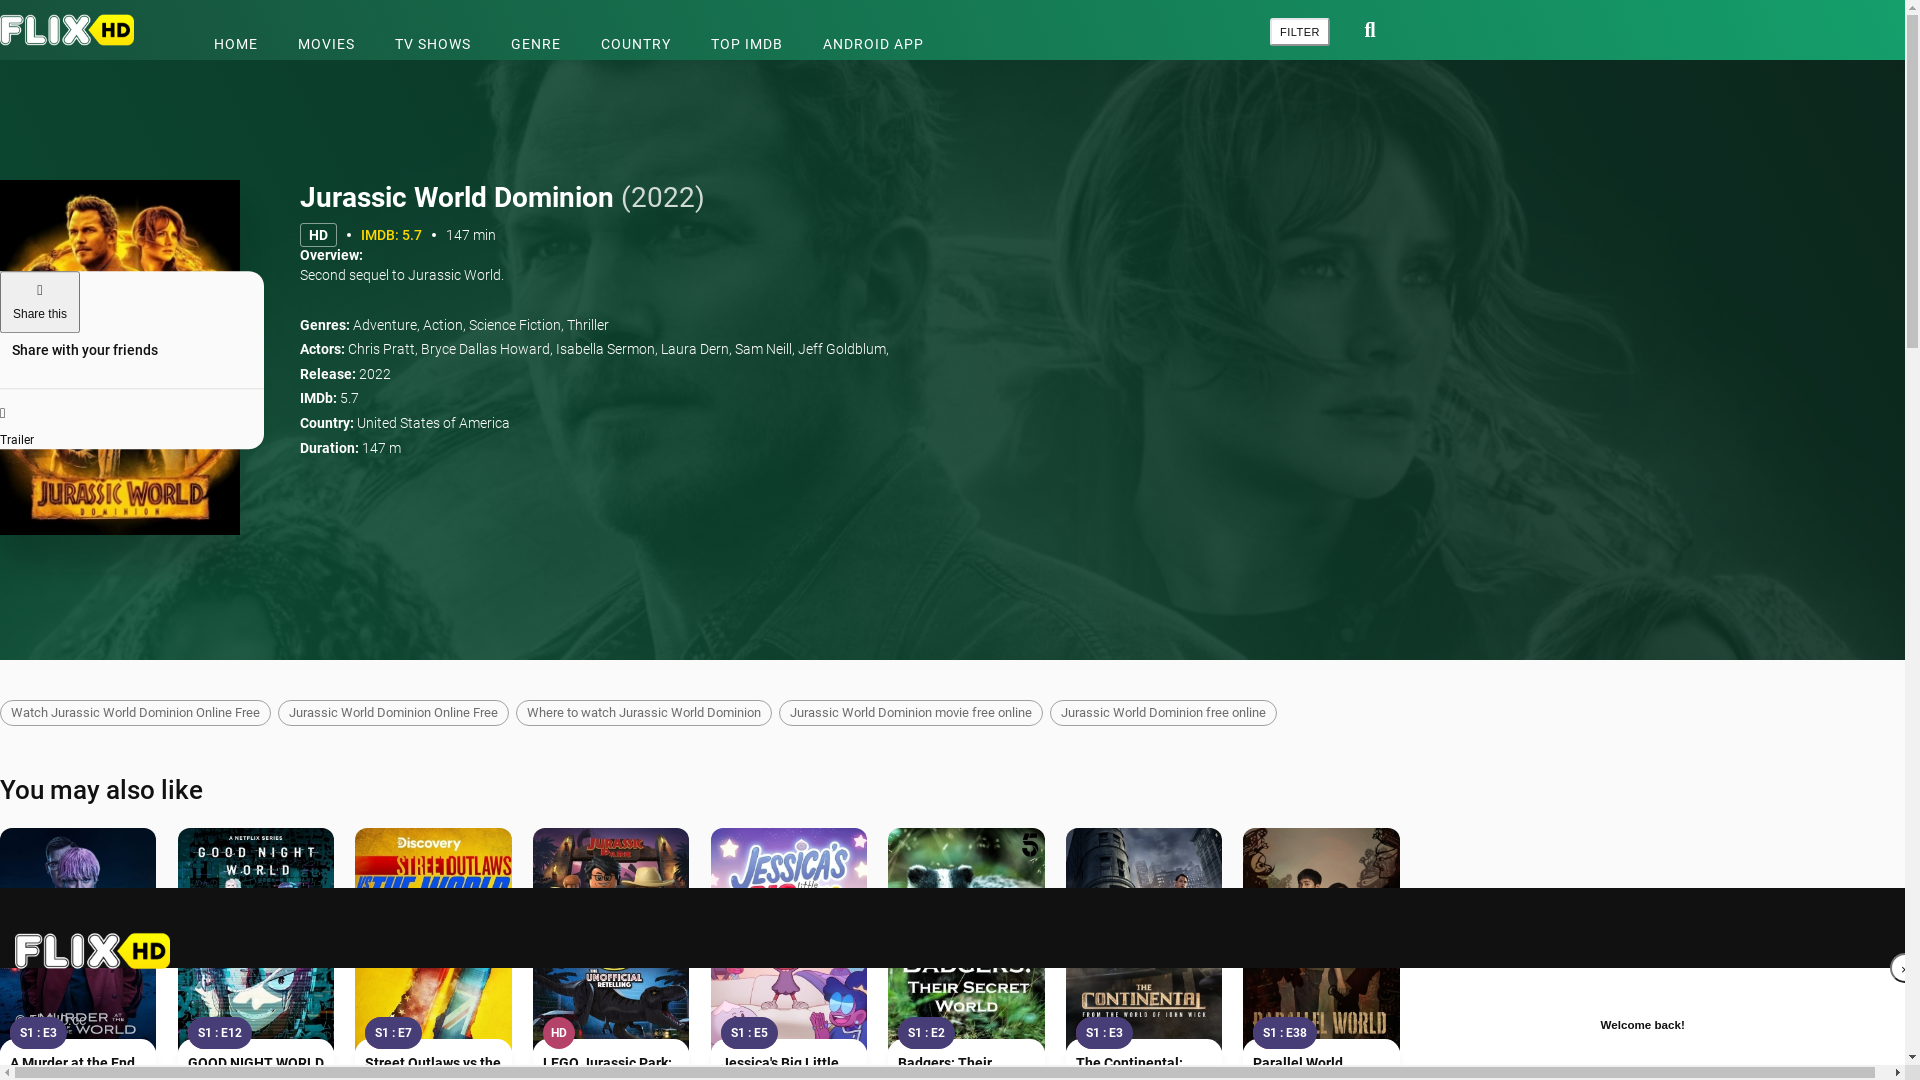 The width and height of the screenshot is (1920, 1080). Describe the element at coordinates (353, 323) in the screenshot. I see `'Adventure'` at that location.